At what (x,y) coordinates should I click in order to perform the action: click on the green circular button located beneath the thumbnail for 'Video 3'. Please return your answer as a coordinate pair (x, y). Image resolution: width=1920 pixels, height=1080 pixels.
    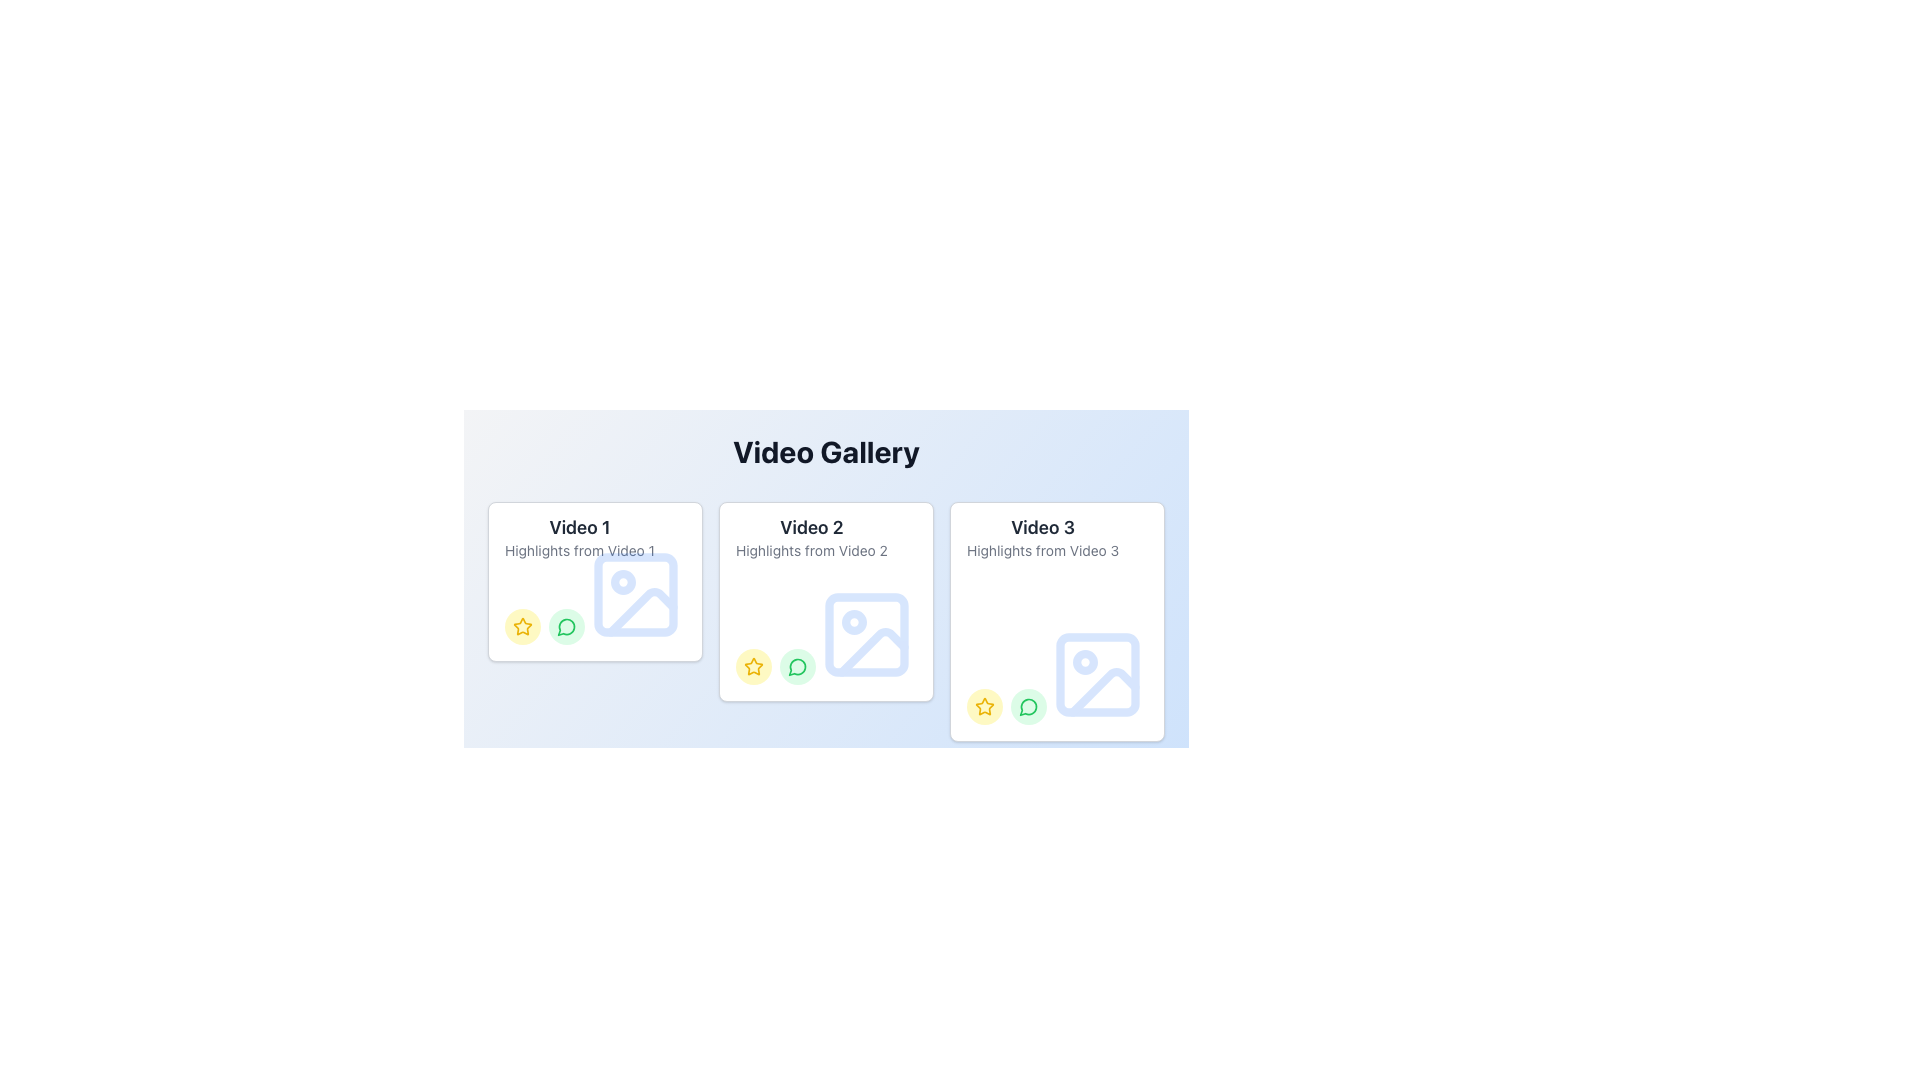
    Looking at the image, I should click on (1028, 705).